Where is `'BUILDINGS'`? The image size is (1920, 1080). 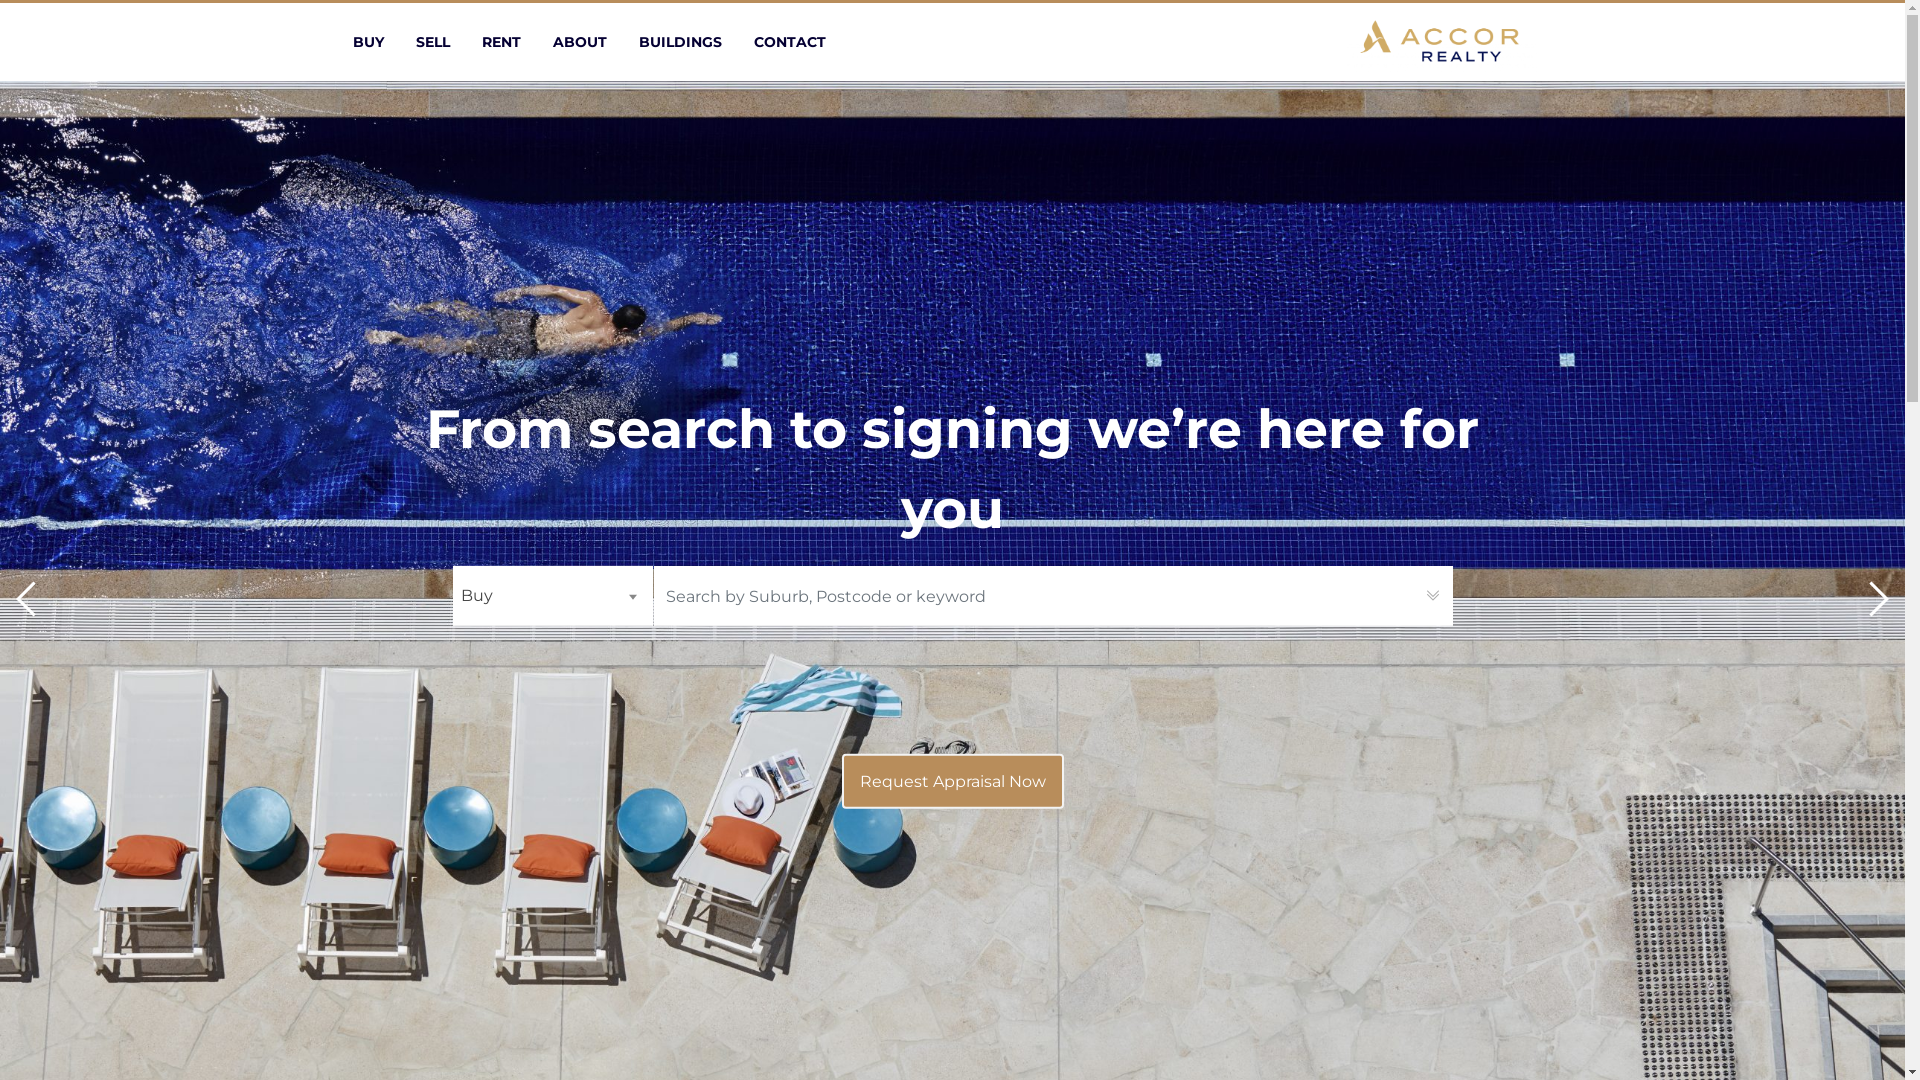
'BUILDINGS' is located at coordinates (637, 42).